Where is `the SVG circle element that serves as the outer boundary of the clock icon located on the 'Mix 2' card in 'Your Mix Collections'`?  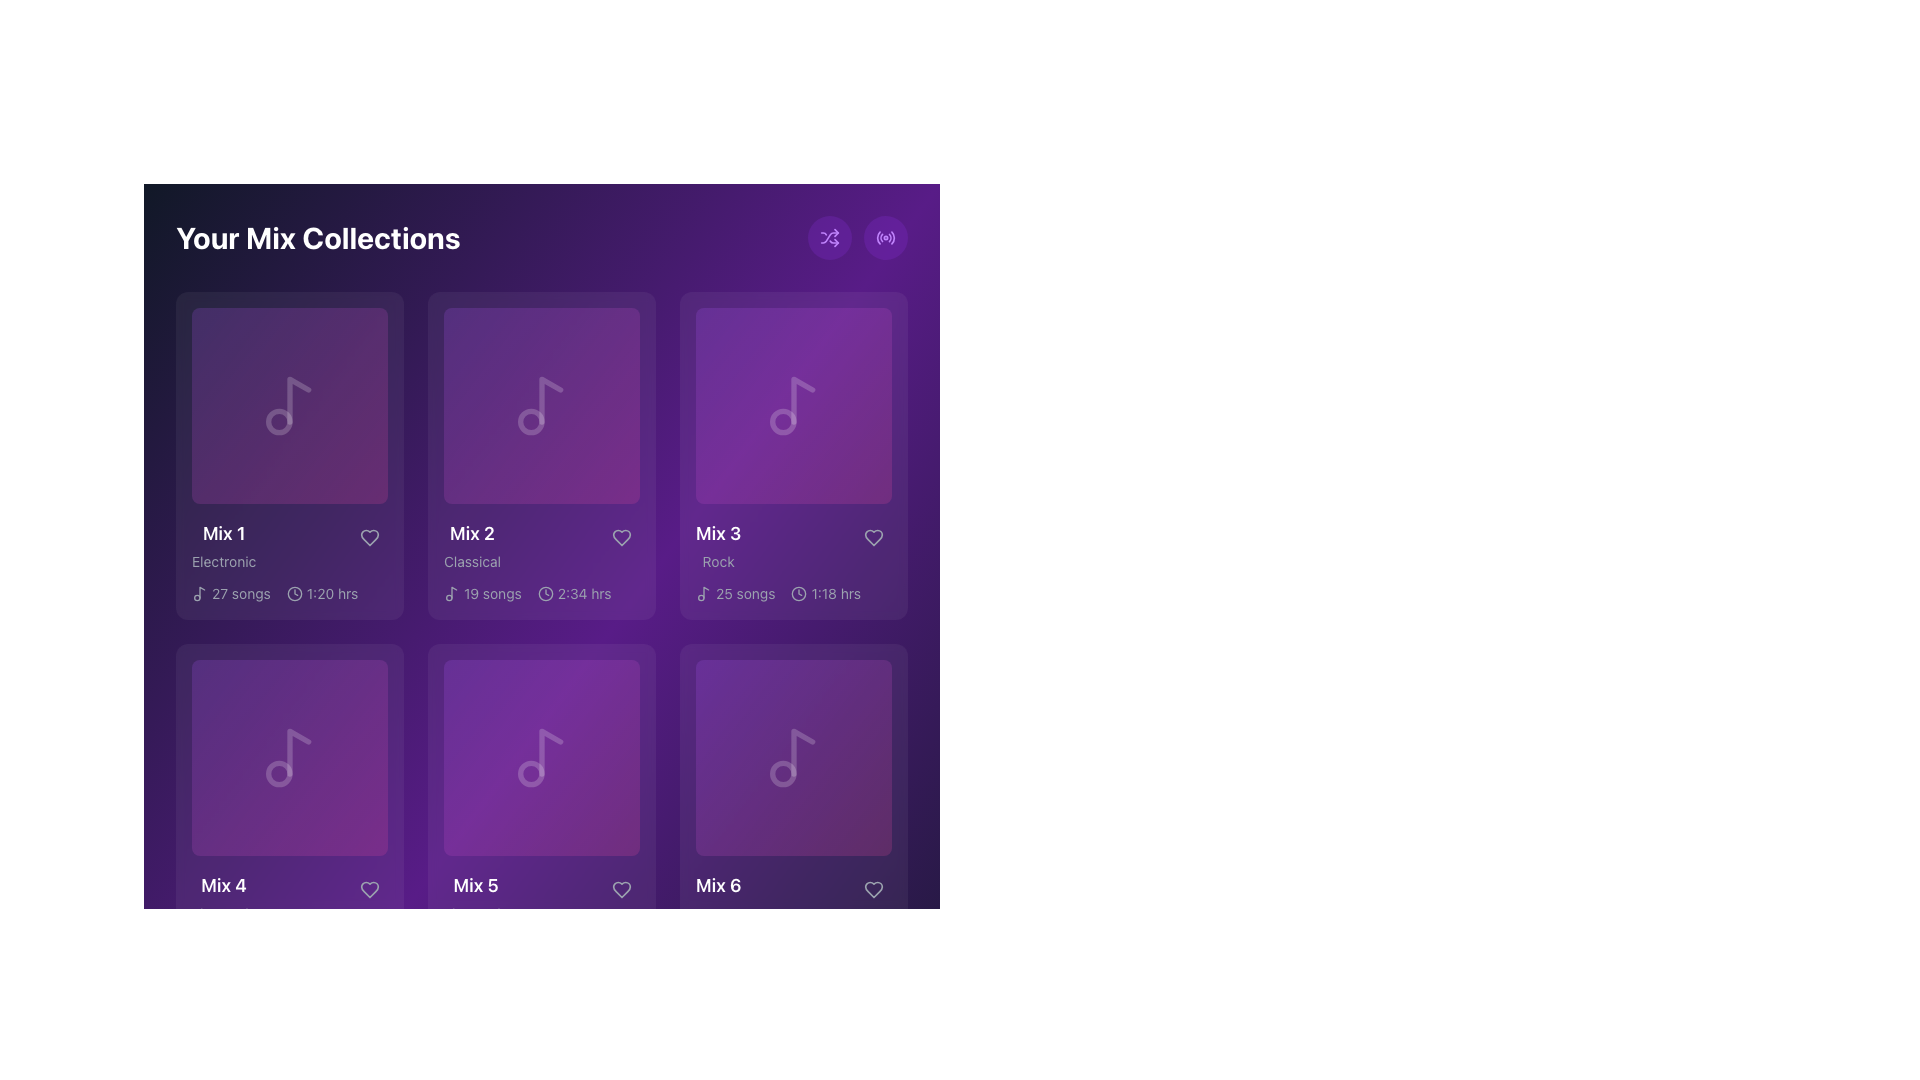
the SVG circle element that serves as the outer boundary of the clock icon located on the 'Mix 2' card in 'Your Mix Collections' is located at coordinates (545, 593).